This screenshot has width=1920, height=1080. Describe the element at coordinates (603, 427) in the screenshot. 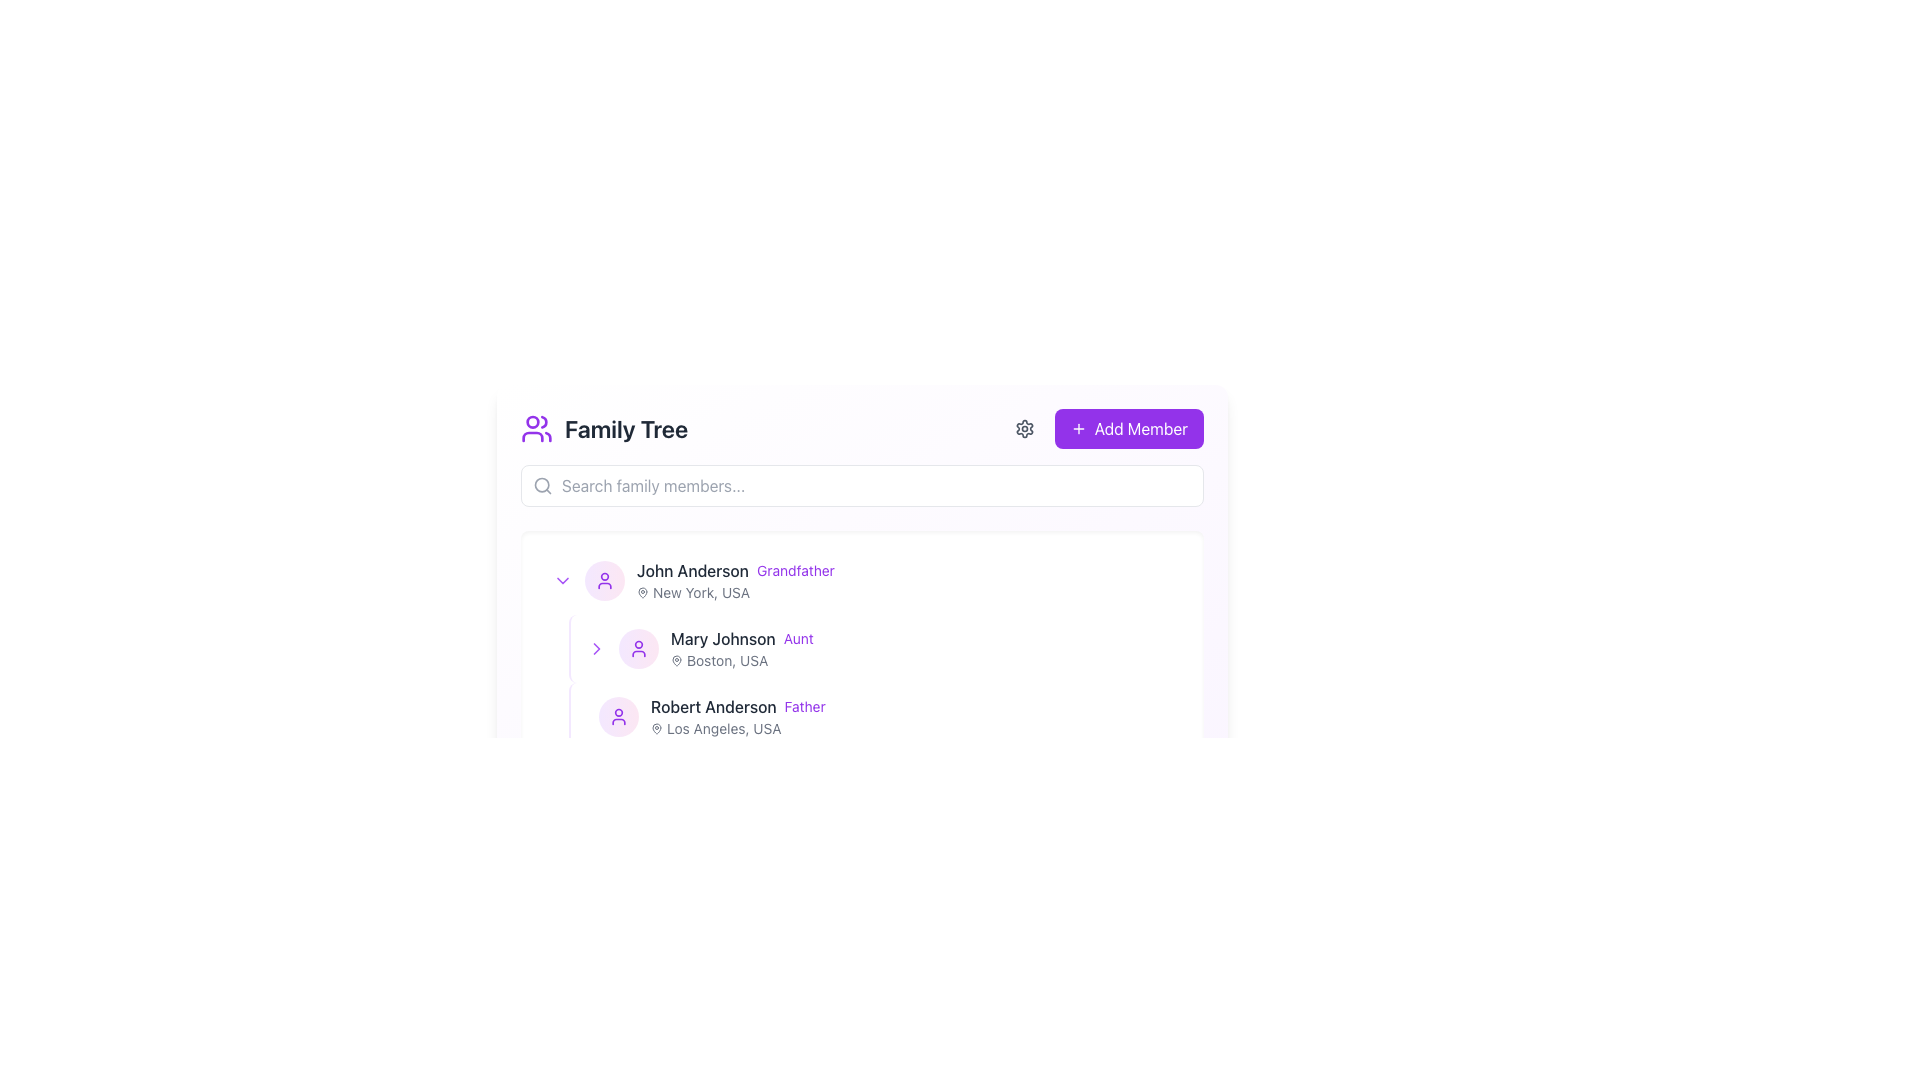

I see `header section titled 'Family Tree' which includes a purple icon of stylized user figures and bold dark gray text, located near the top left of the interface` at that location.